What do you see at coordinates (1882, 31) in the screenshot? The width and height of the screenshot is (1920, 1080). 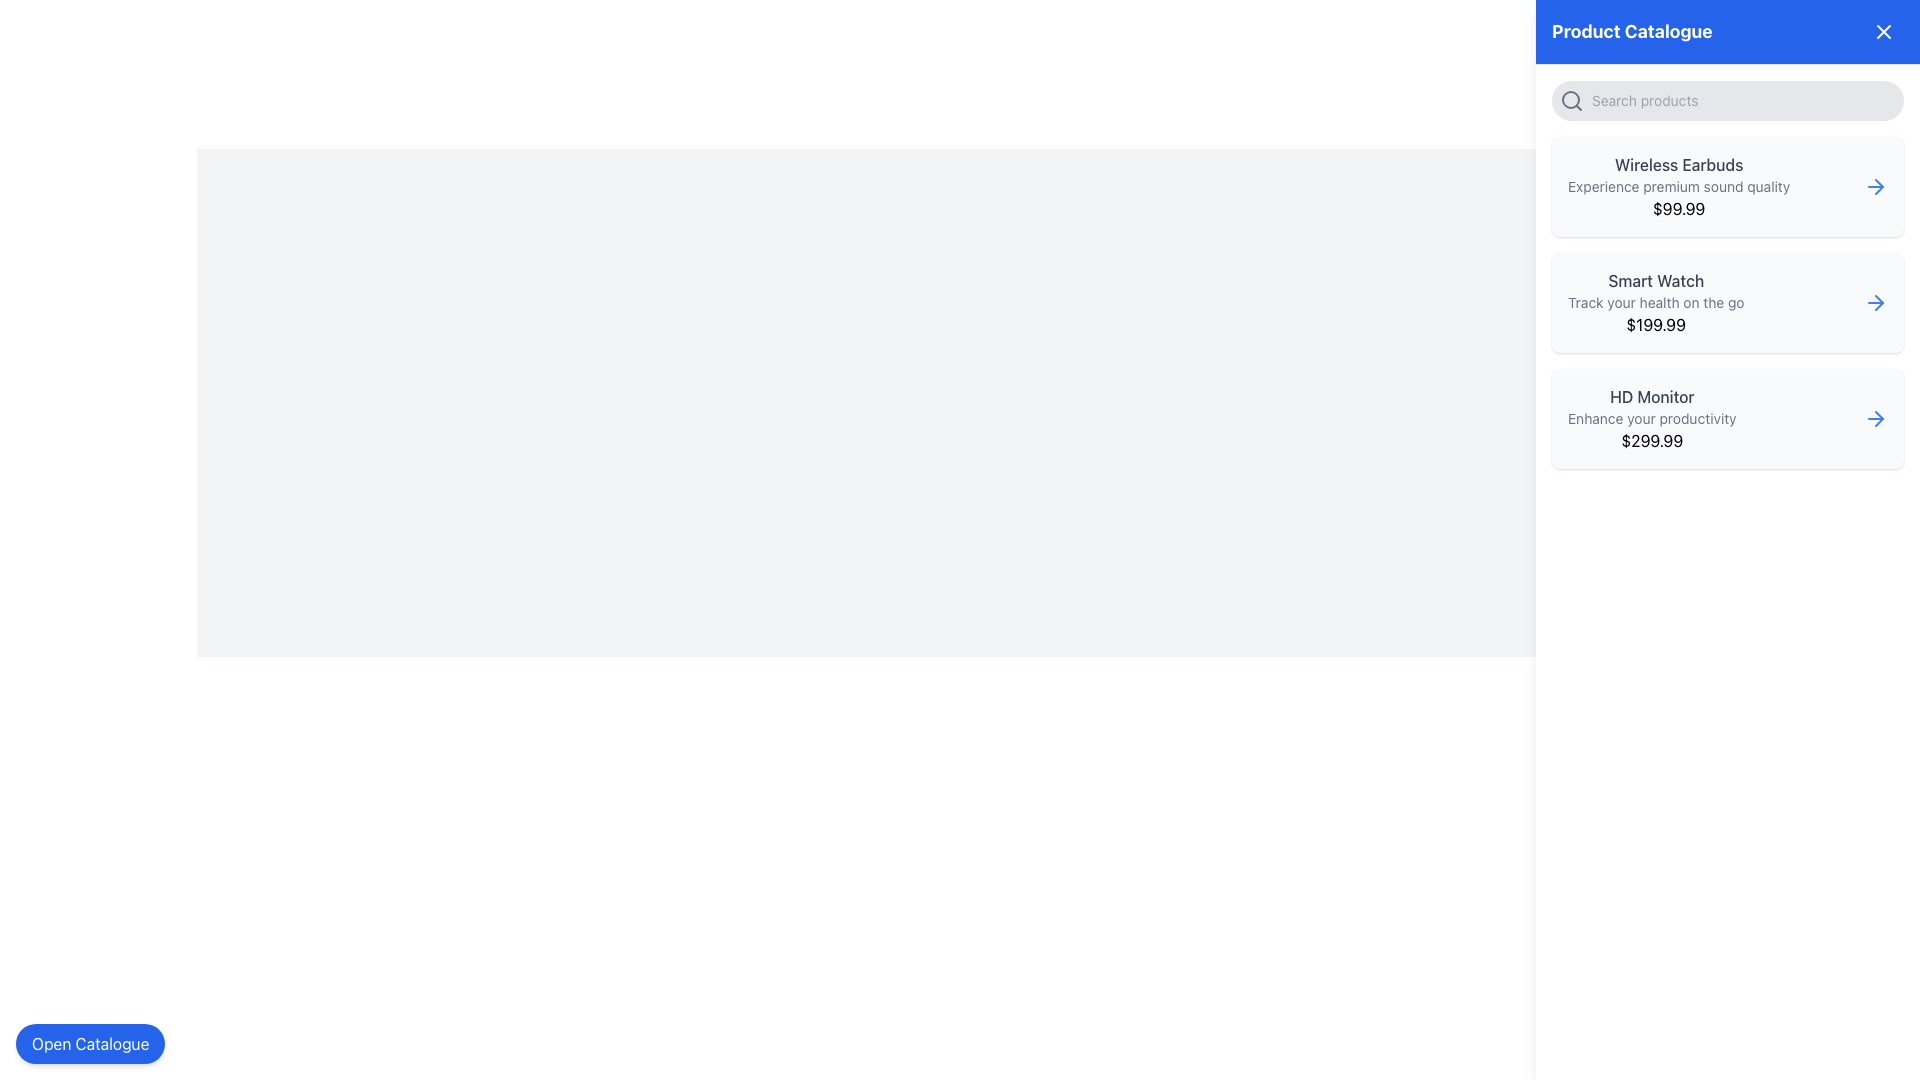 I see `the small button with an 'X' icon on a blue background located in the top-right corner of the 'Product Catalogue' section header` at bounding box center [1882, 31].